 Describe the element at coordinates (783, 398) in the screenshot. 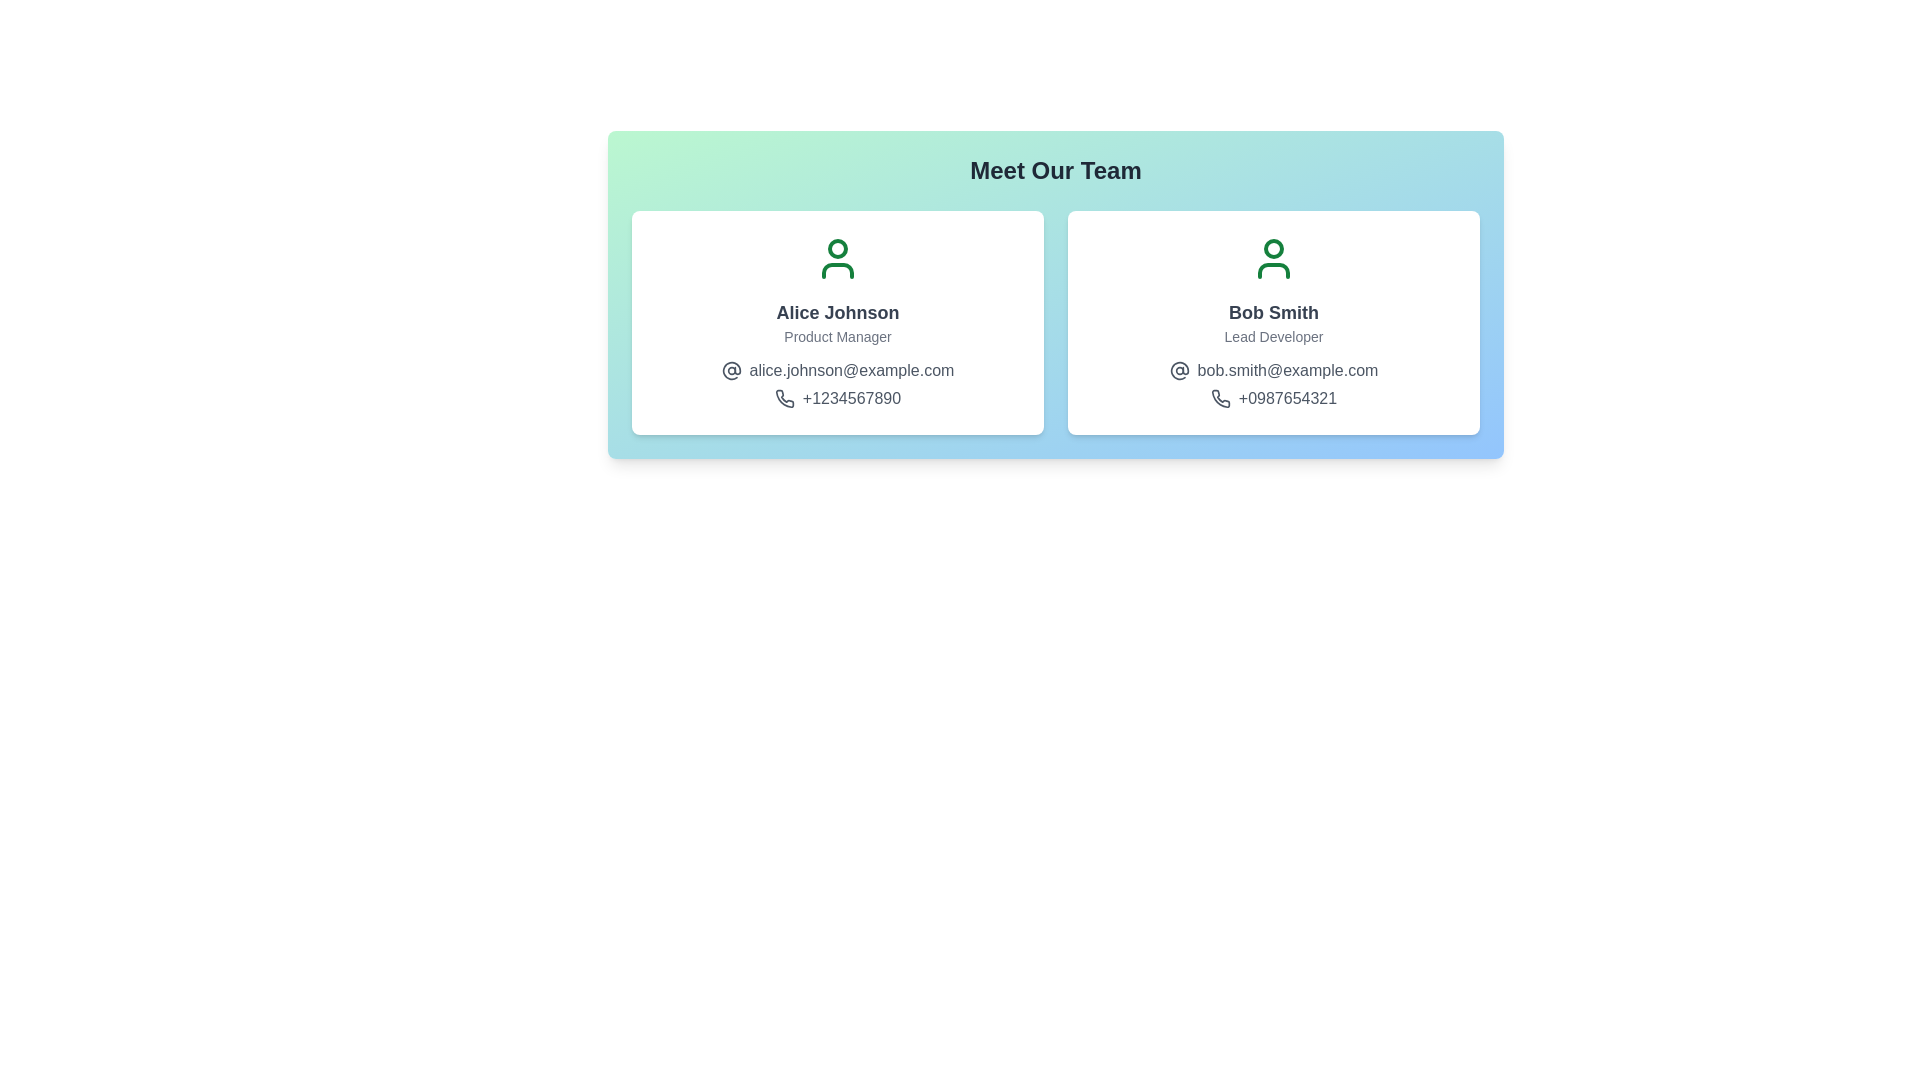

I see `the phone receiver icon located in the 'Meet Our Team' section of the left profile card, which is vertically aligned with the email text and near the phone number text` at that location.